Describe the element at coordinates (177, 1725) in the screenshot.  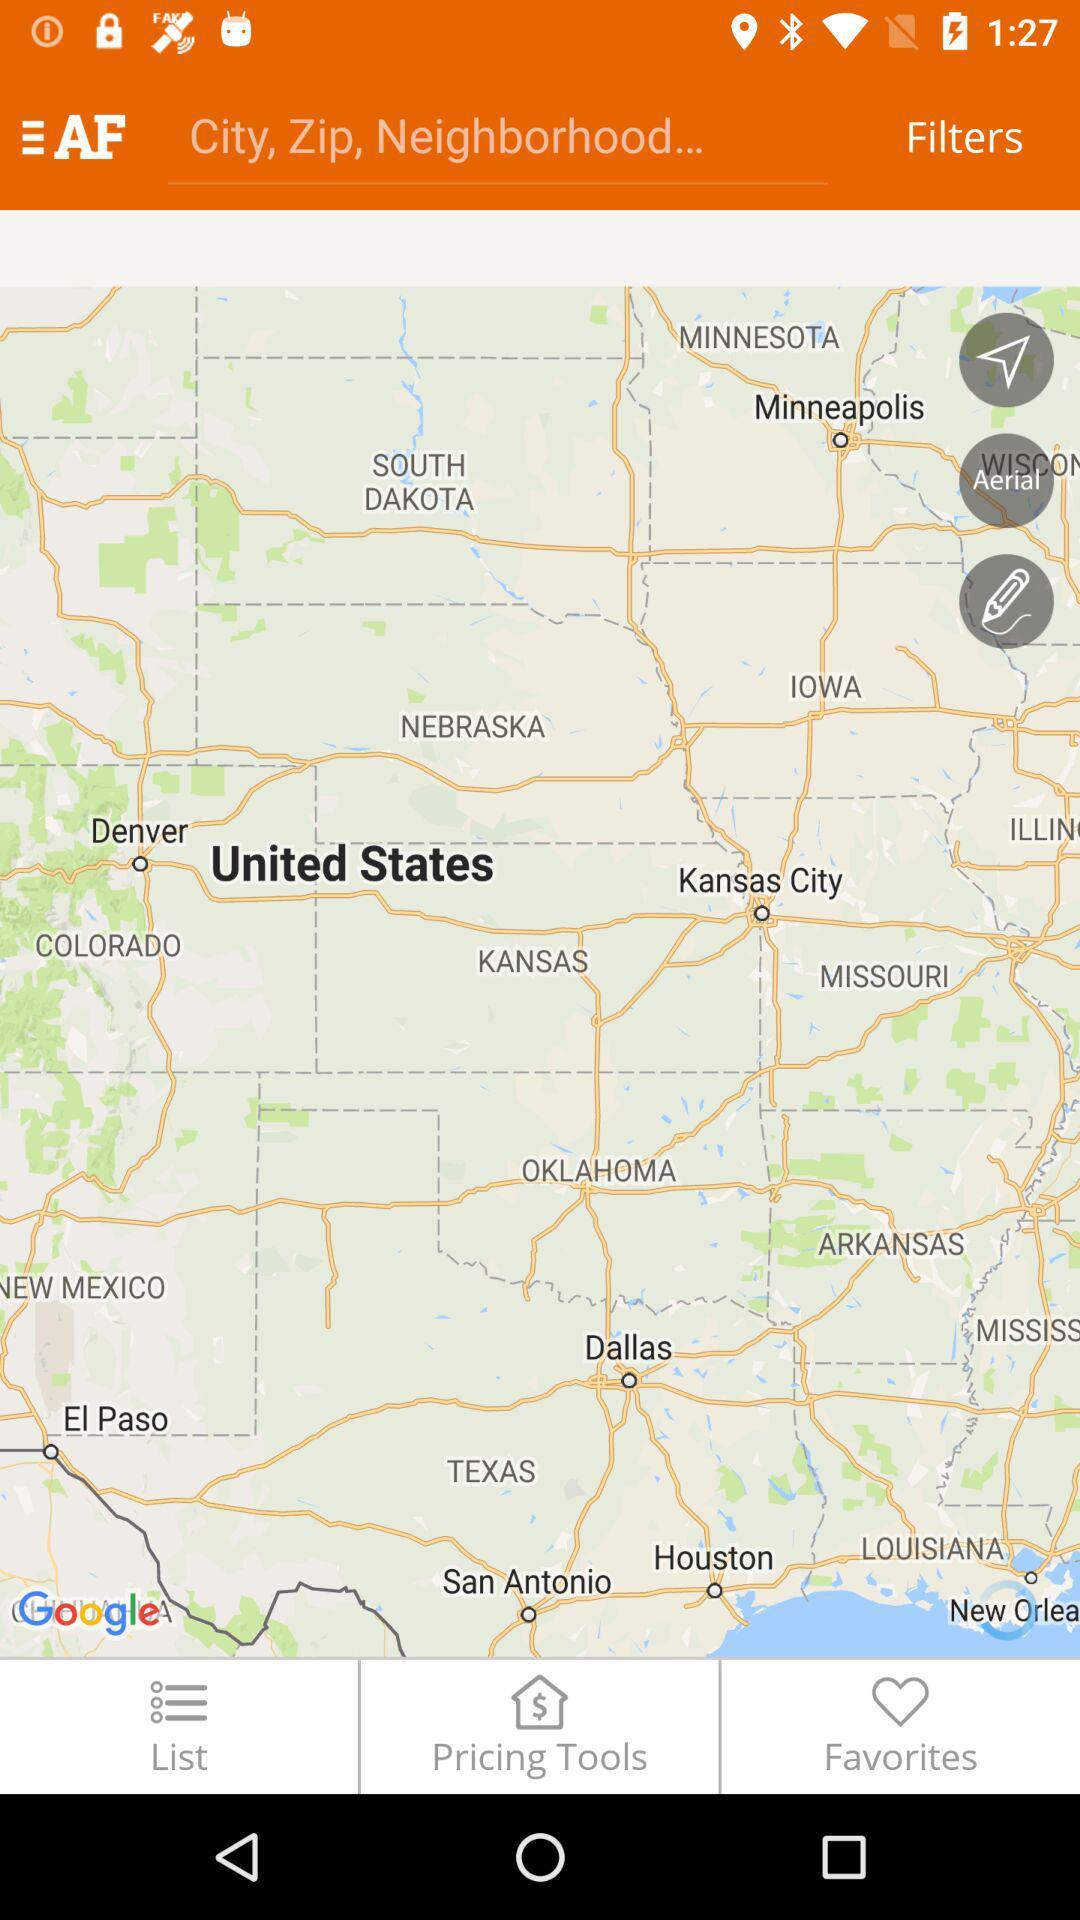
I see `the item next to pricing tools icon` at that location.